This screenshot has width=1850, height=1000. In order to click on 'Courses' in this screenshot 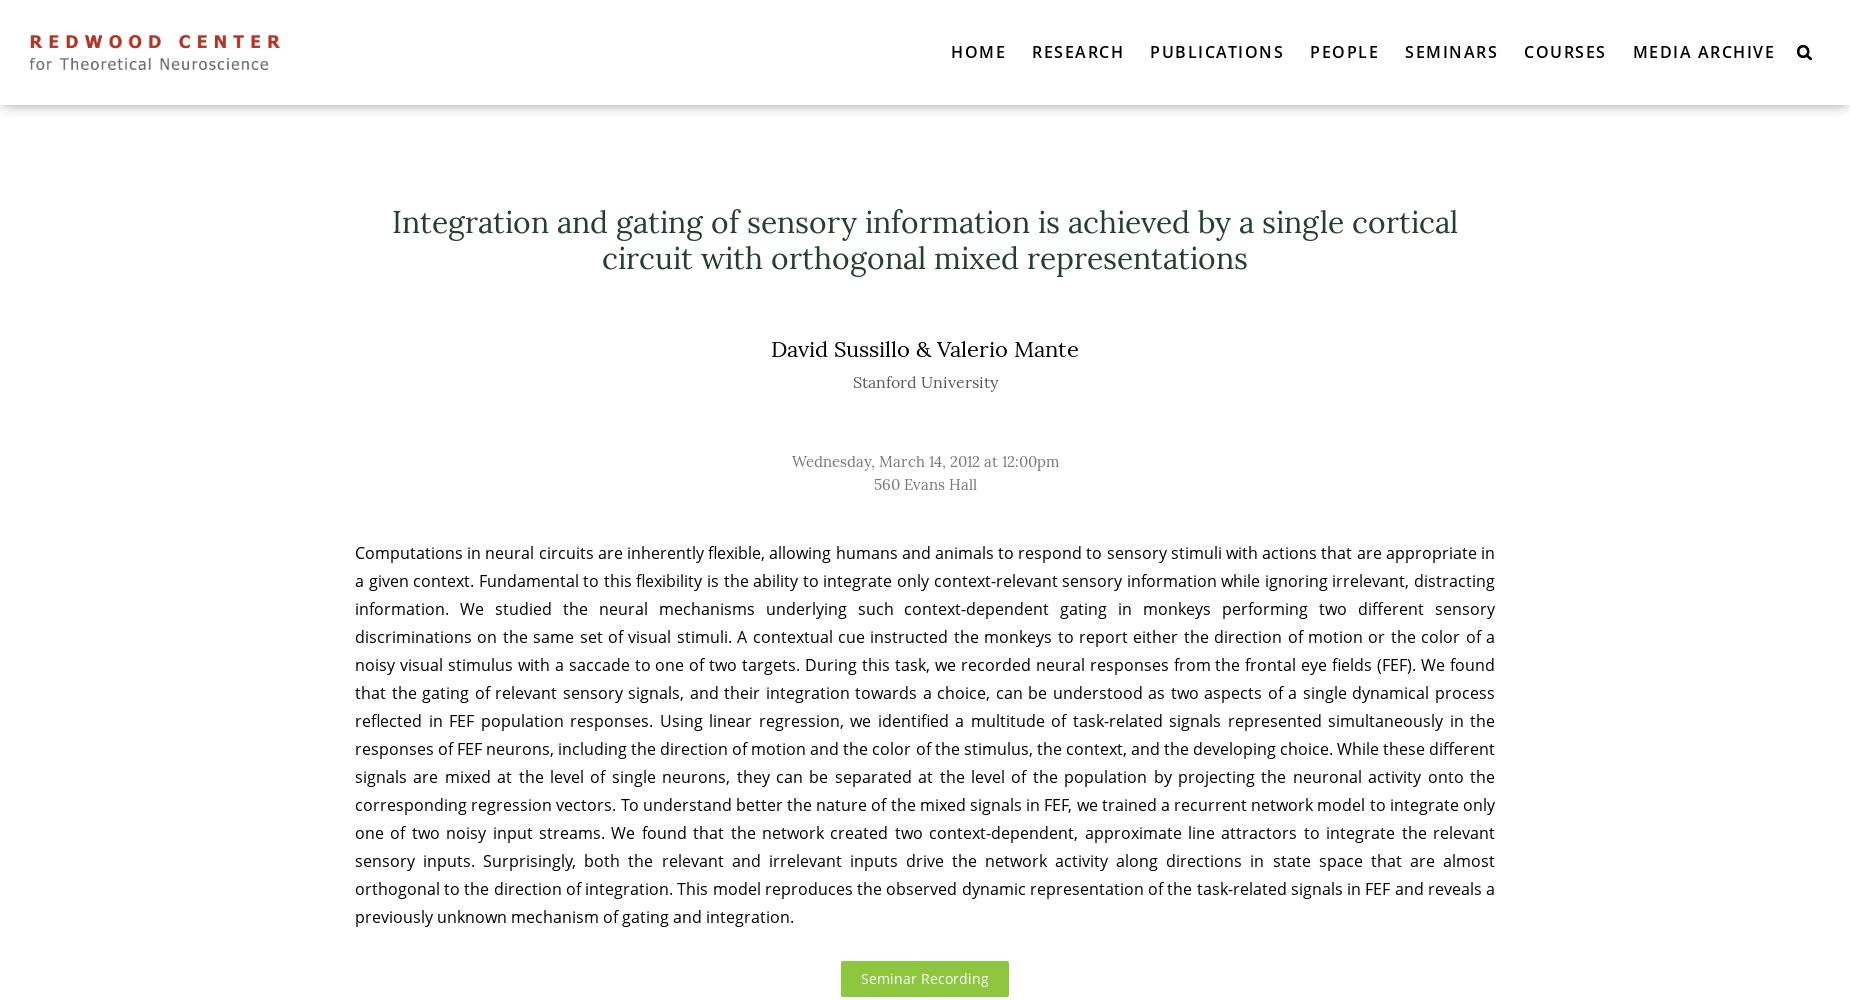, I will do `click(1564, 51)`.